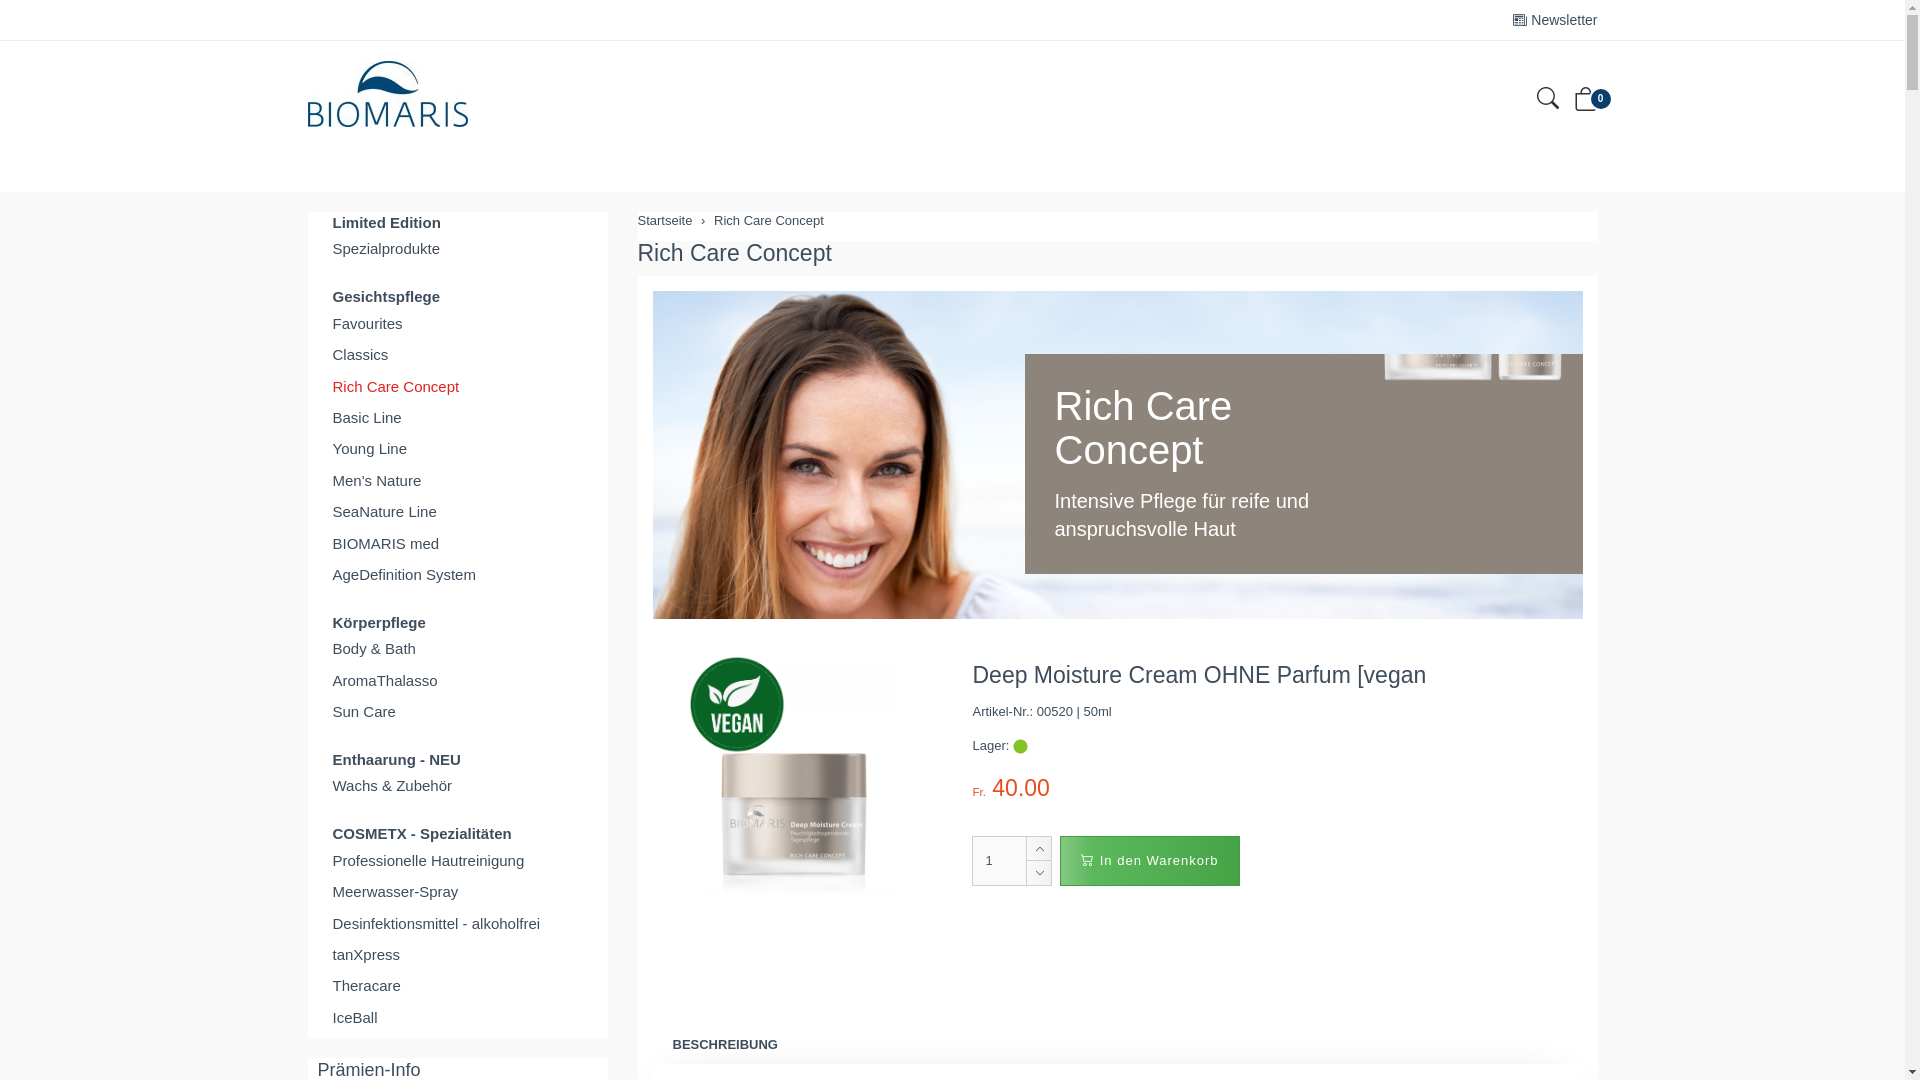 Image resolution: width=1920 pixels, height=1080 pixels. I want to click on 'Classics', so click(316, 353).